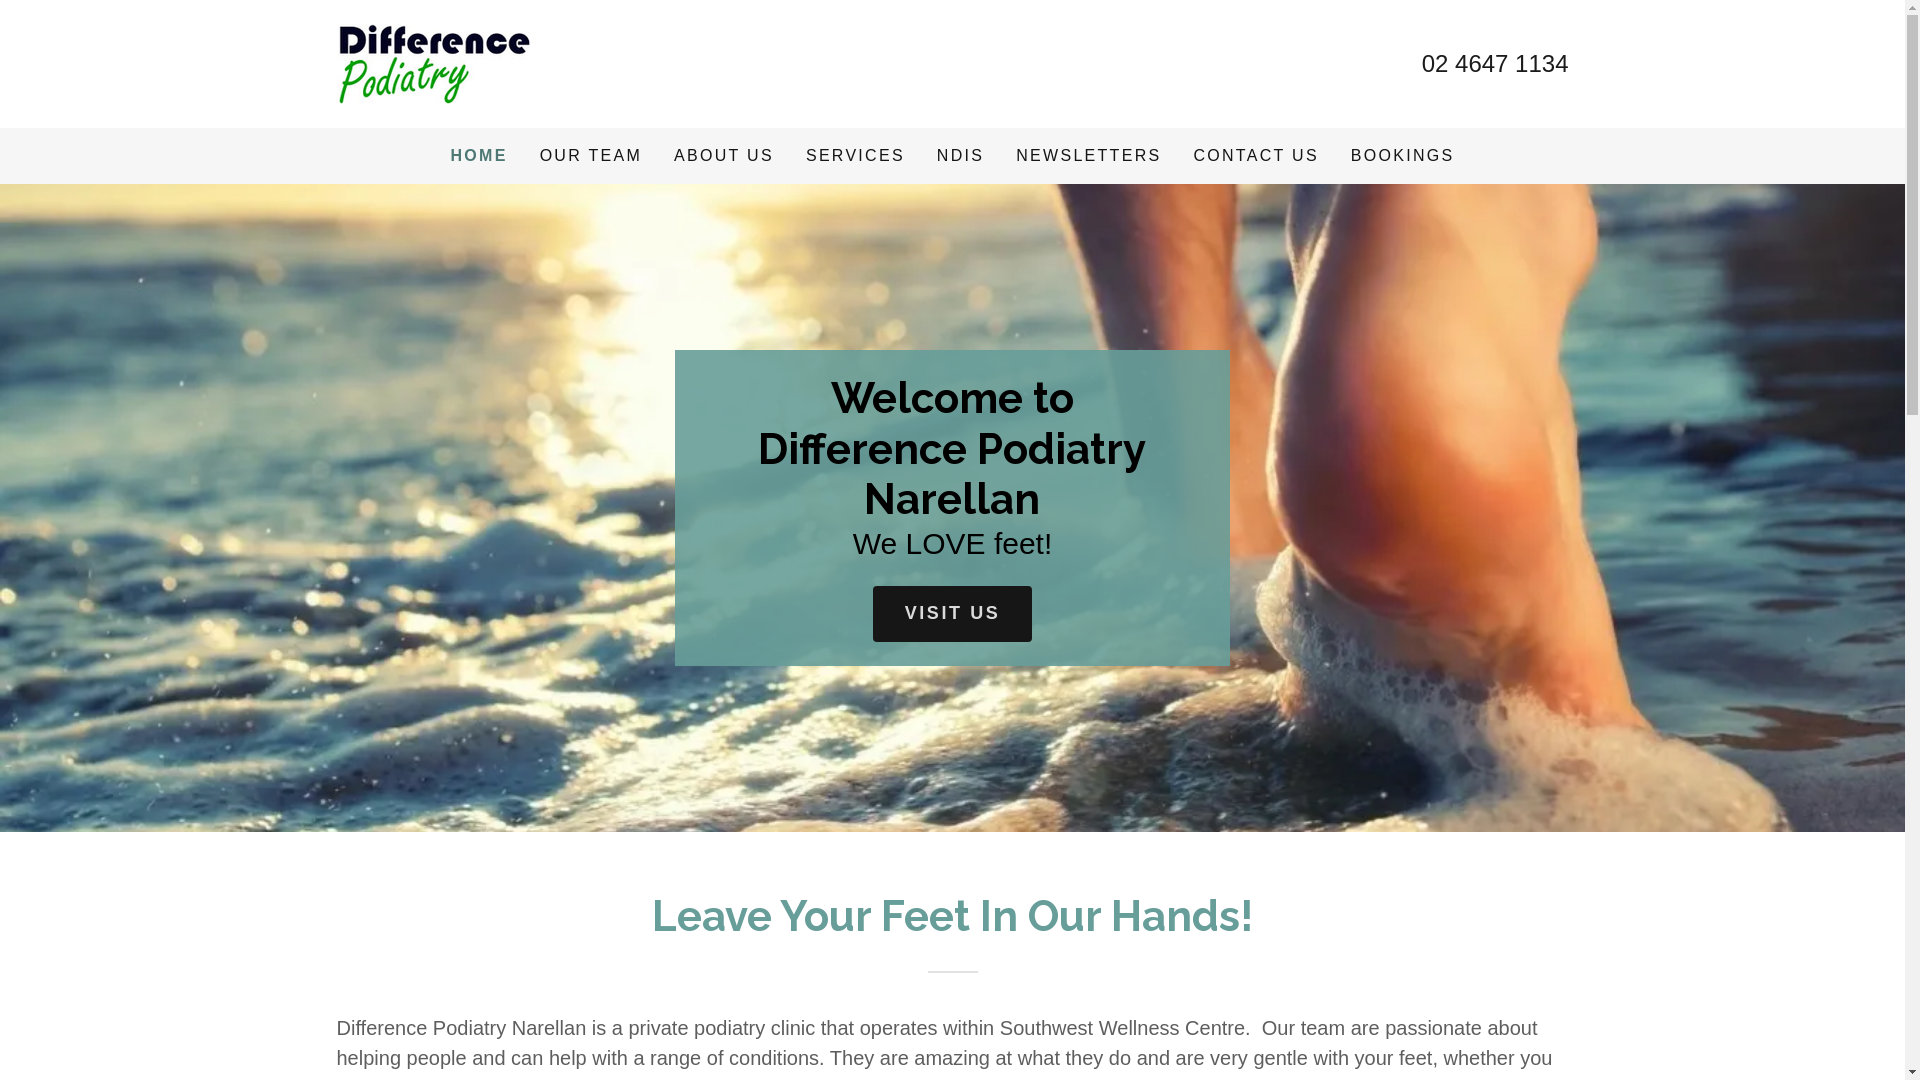 The height and width of the screenshot is (1080, 1920). I want to click on '02 4647 1134', so click(1495, 62).